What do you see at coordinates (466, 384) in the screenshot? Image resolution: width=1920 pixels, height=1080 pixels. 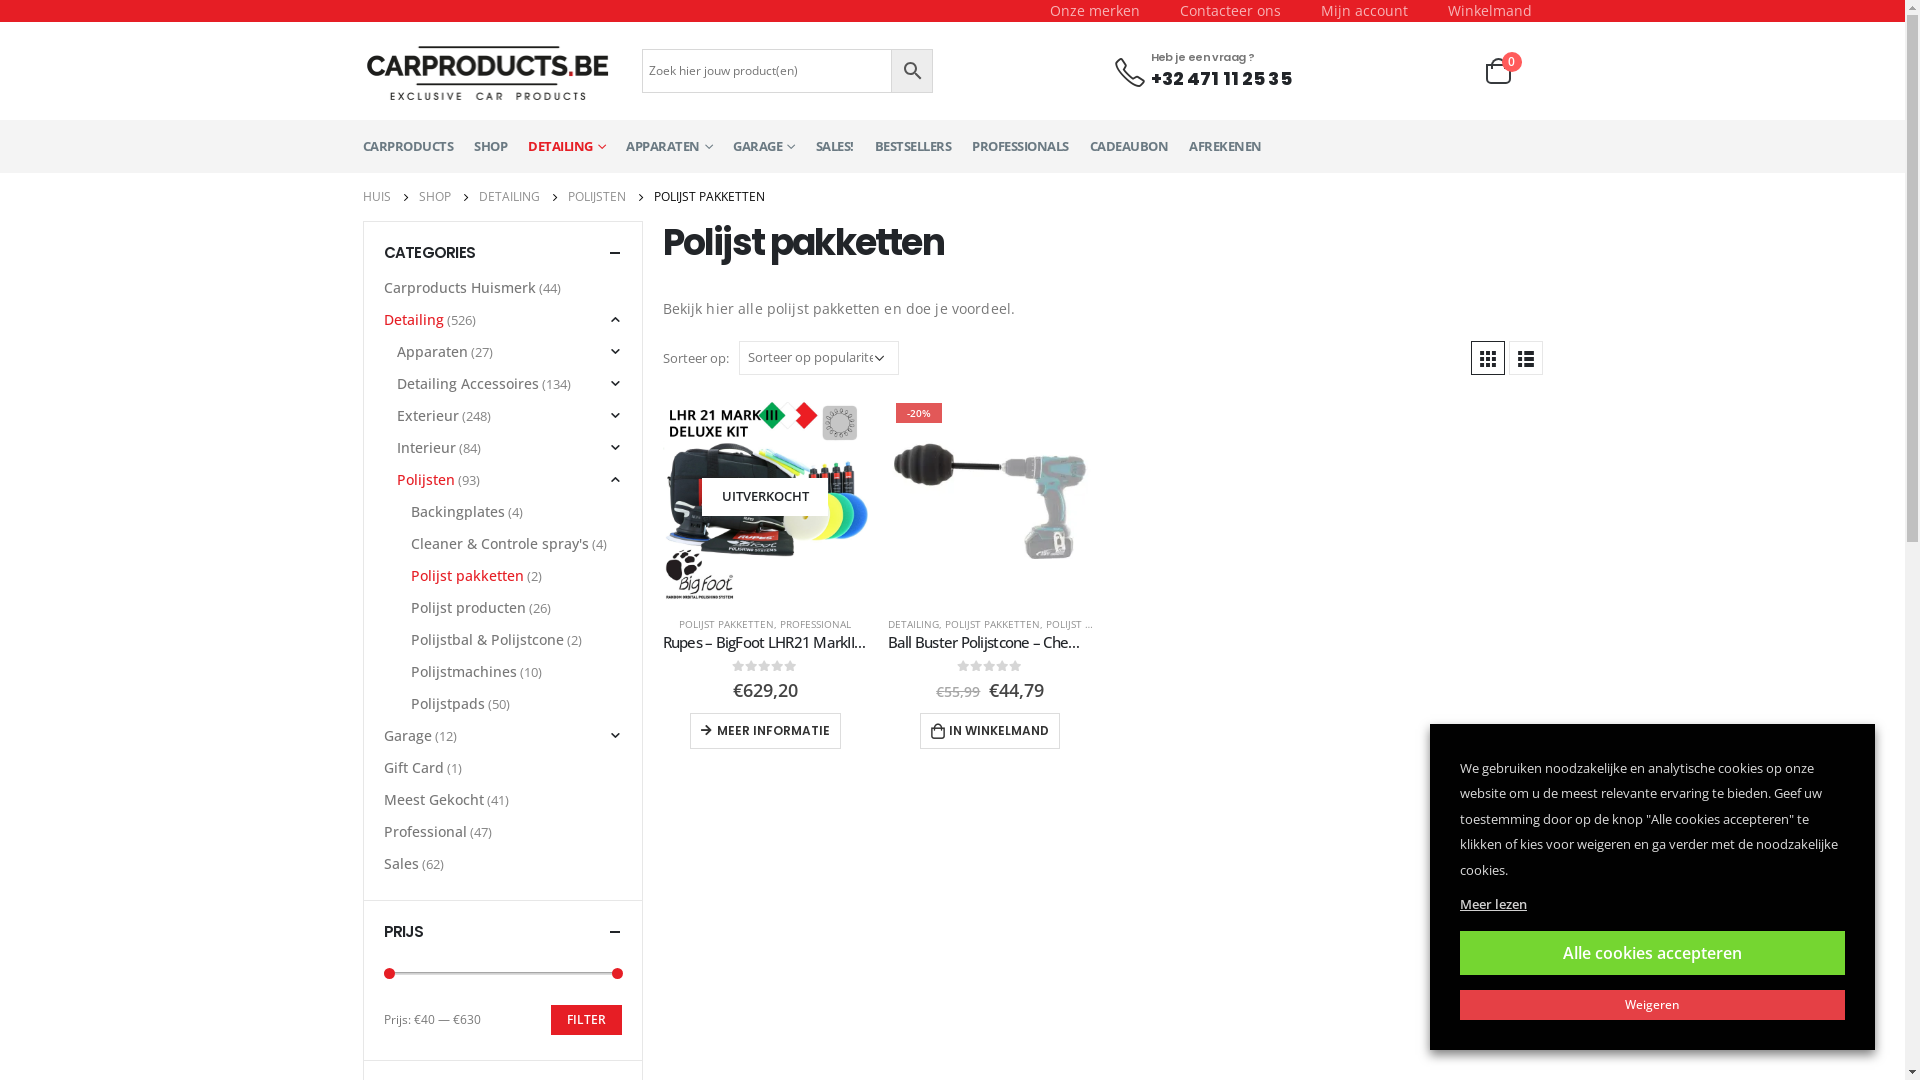 I see `'Detailing Accessoires'` at bounding box center [466, 384].